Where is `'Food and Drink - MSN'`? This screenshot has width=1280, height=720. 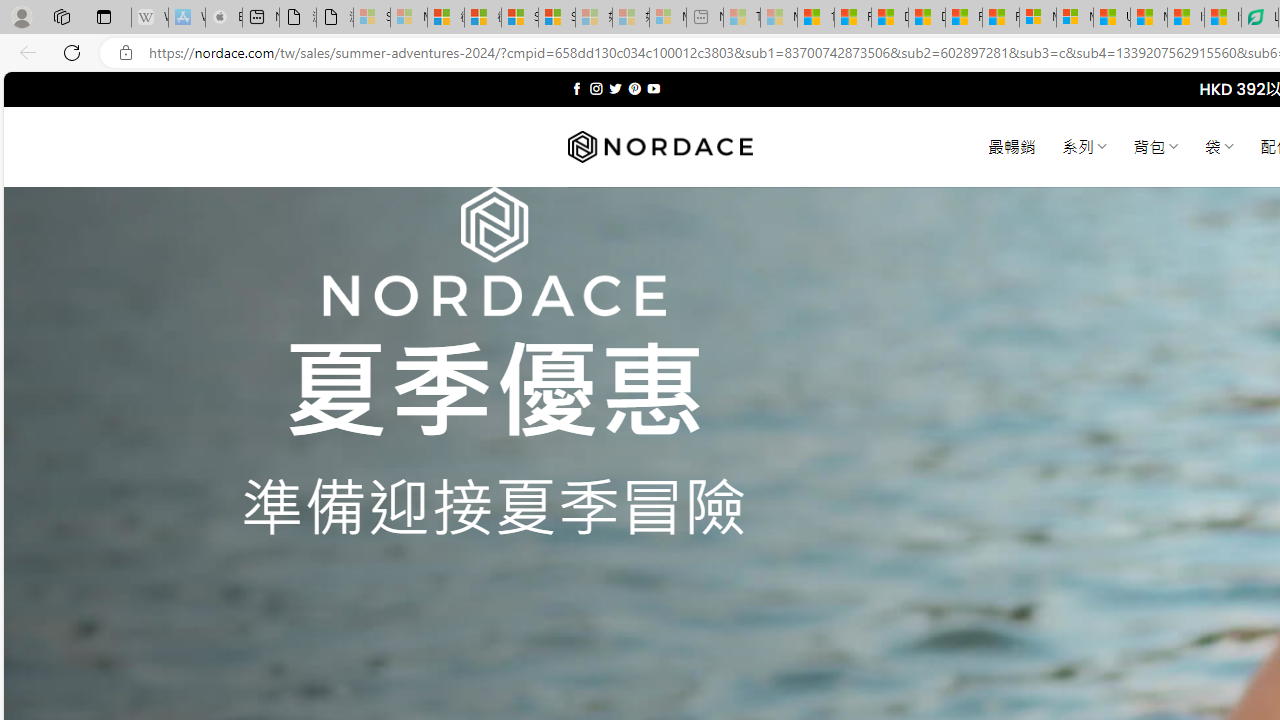 'Food and Drink - MSN' is located at coordinates (853, 17).